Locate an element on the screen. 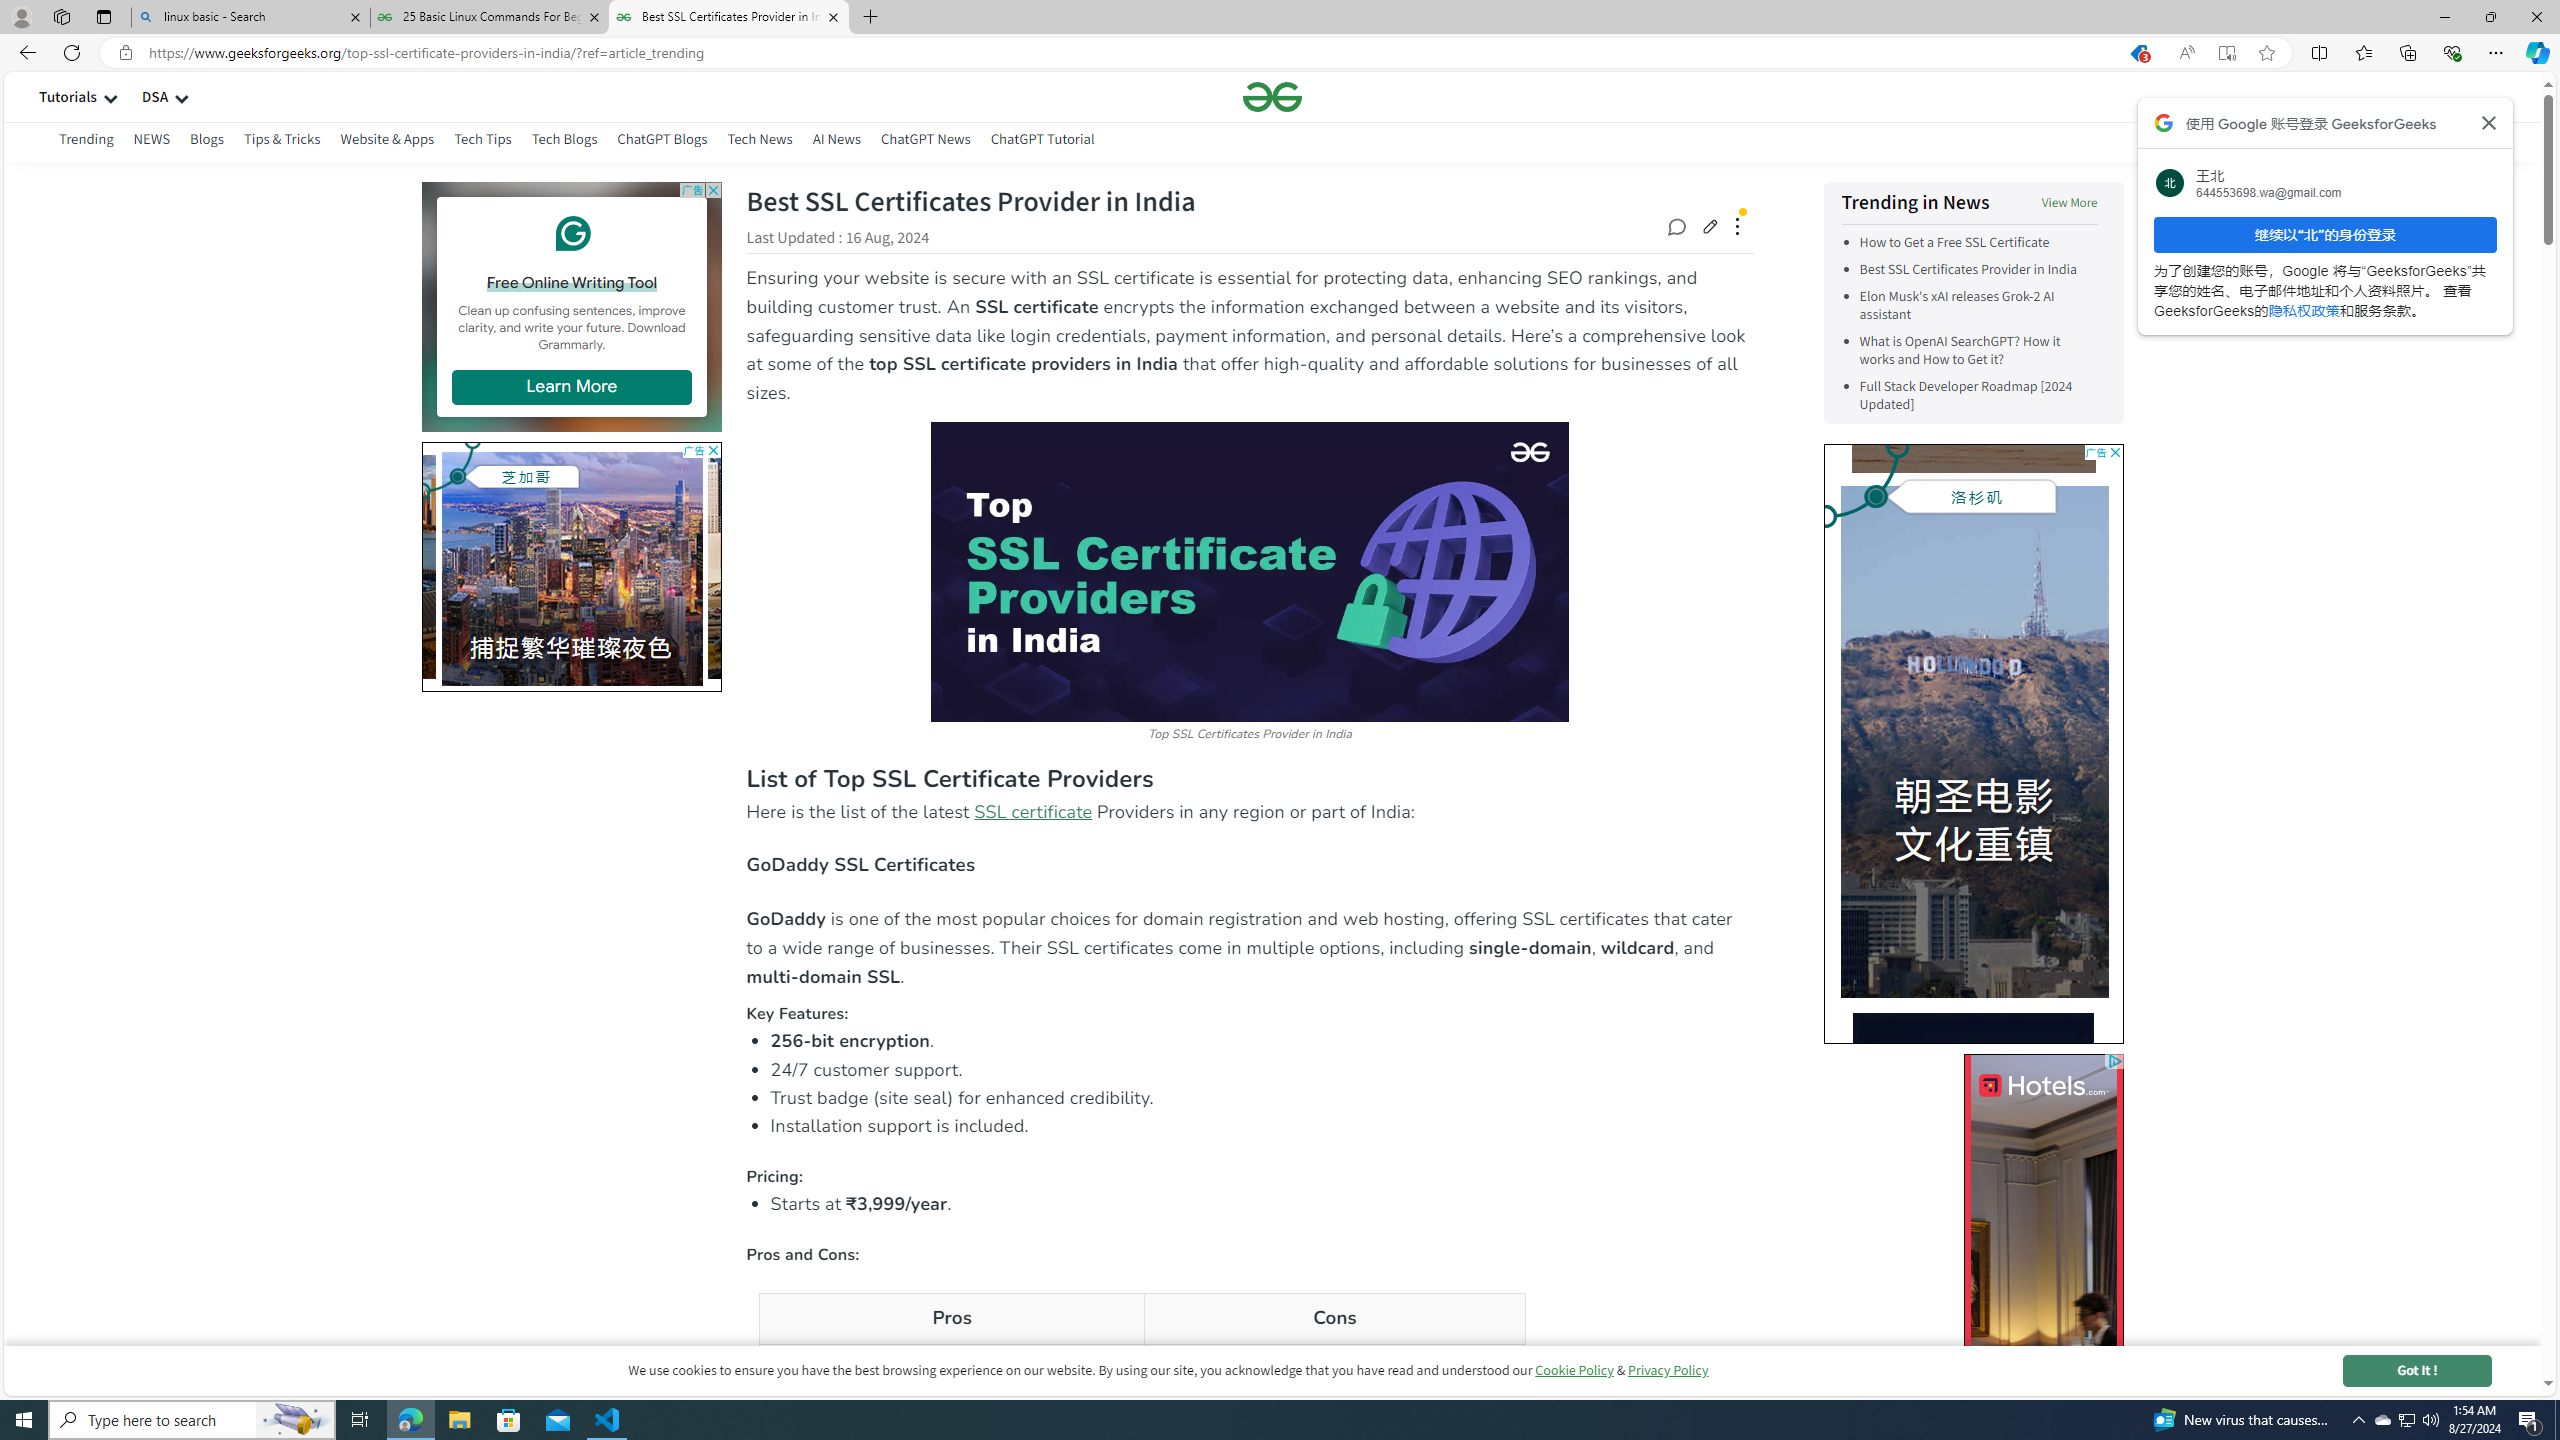  'NEWS' is located at coordinates (151, 138).